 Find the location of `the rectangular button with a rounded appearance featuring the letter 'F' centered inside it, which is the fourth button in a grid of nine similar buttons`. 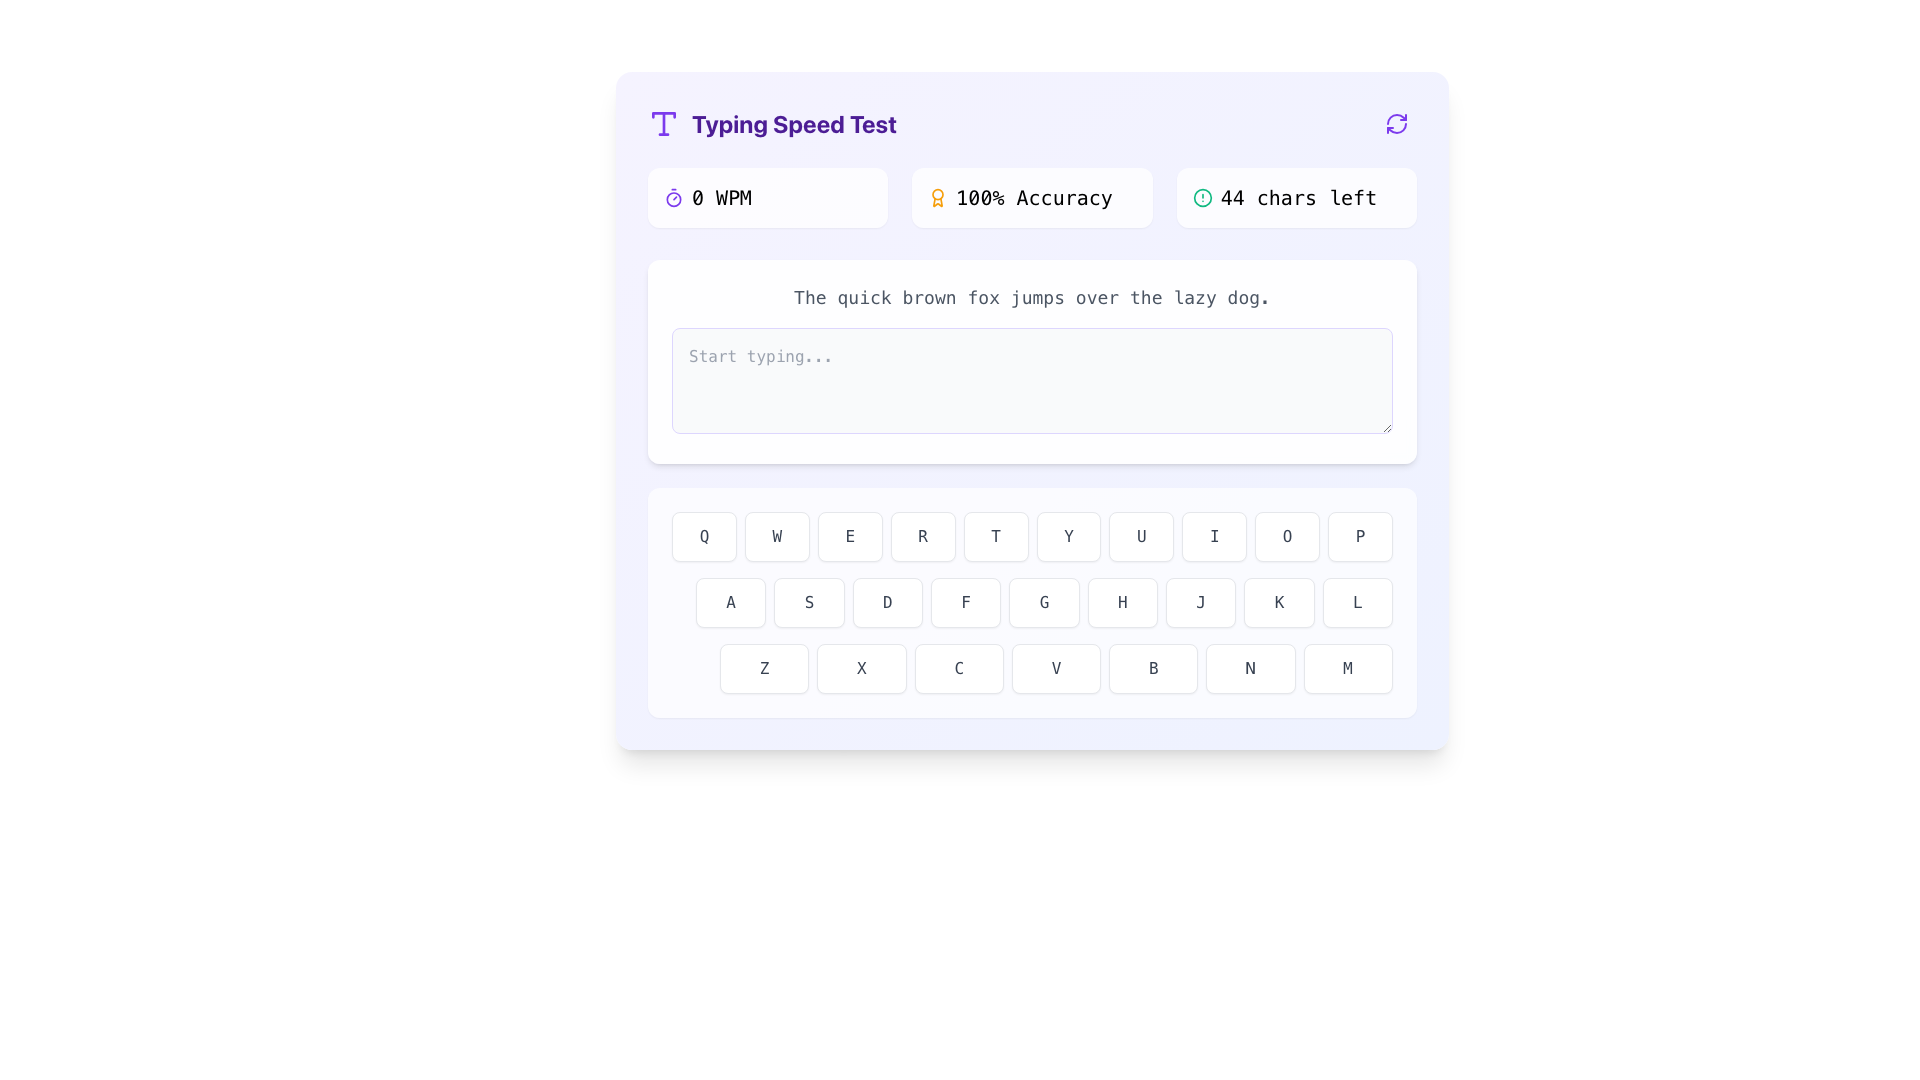

the rectangular button with a rounded appearance featuring the letter 'F' centered inside it, which is the fourth button in a grid of nine similar buttons is located at coordinates (966, 601).